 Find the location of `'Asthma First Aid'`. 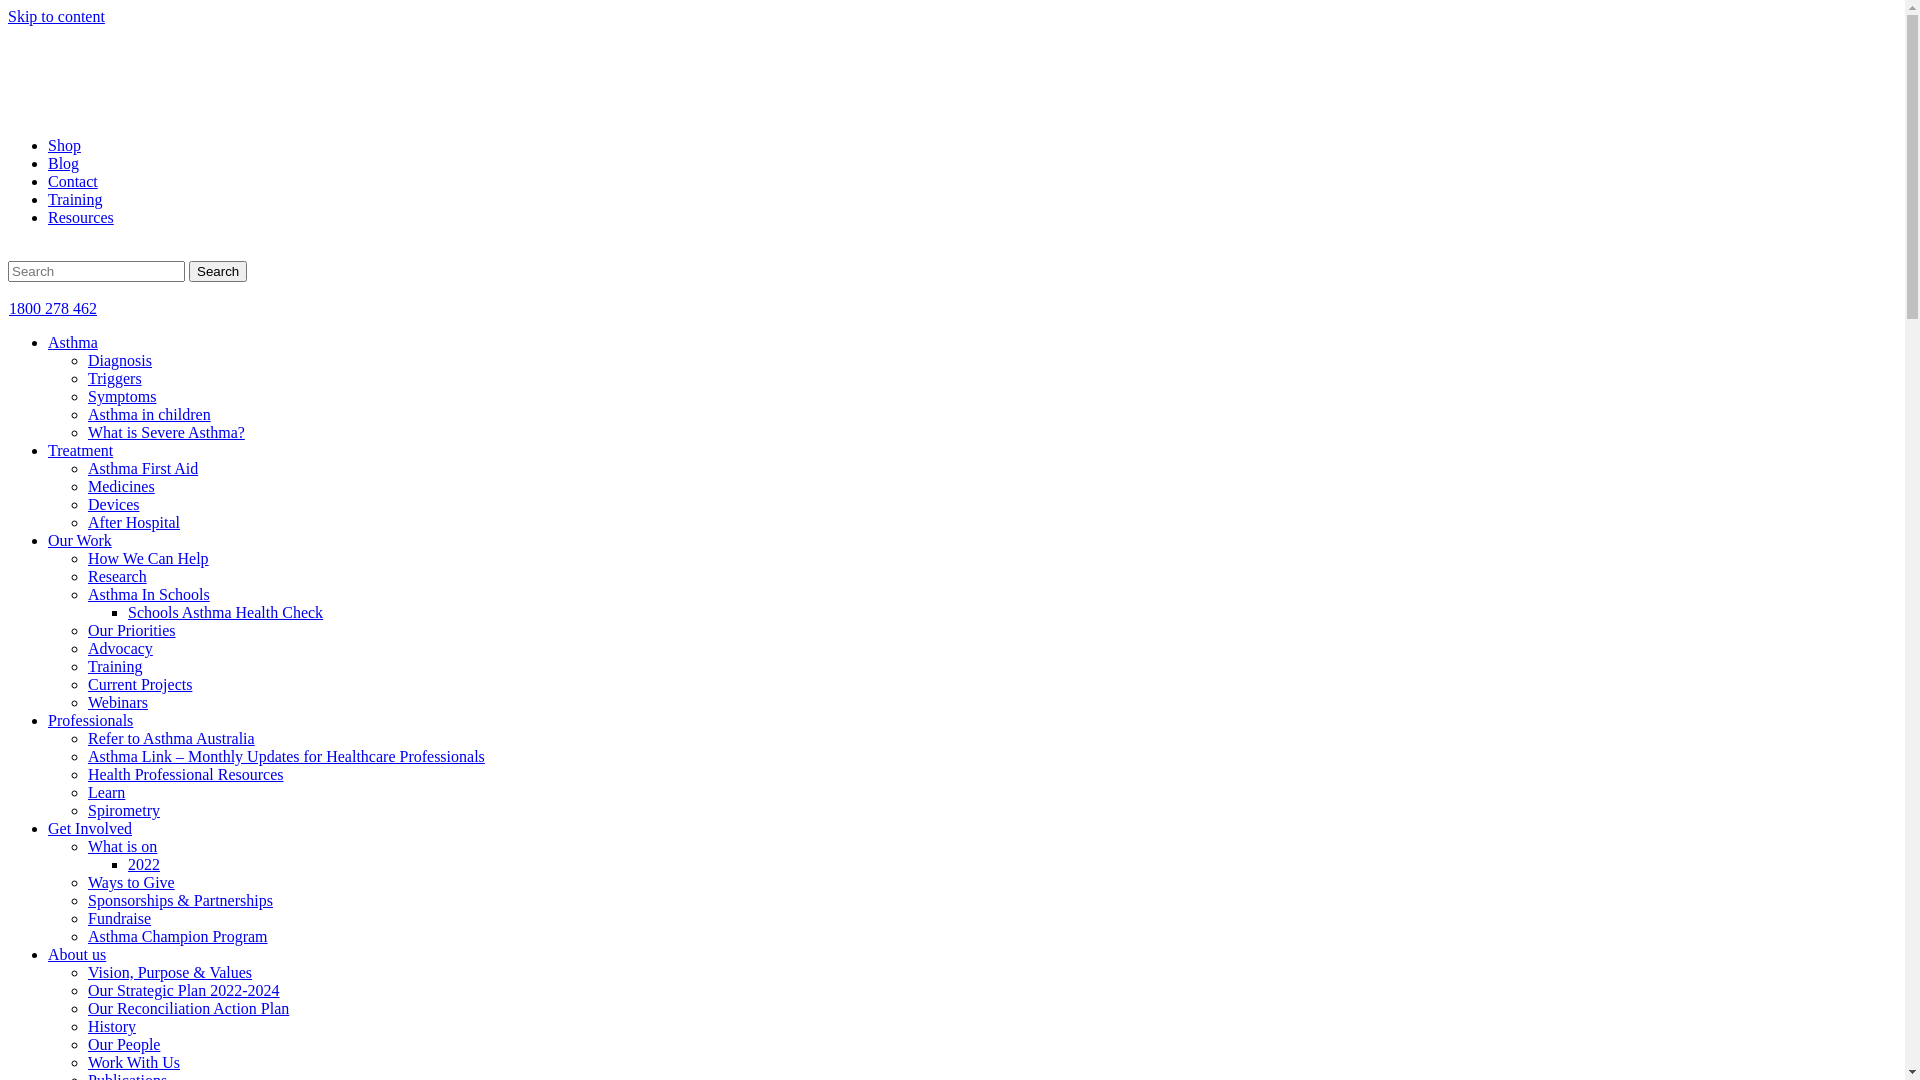

'Asthma First Aid' is located at coordinates (142, 468).